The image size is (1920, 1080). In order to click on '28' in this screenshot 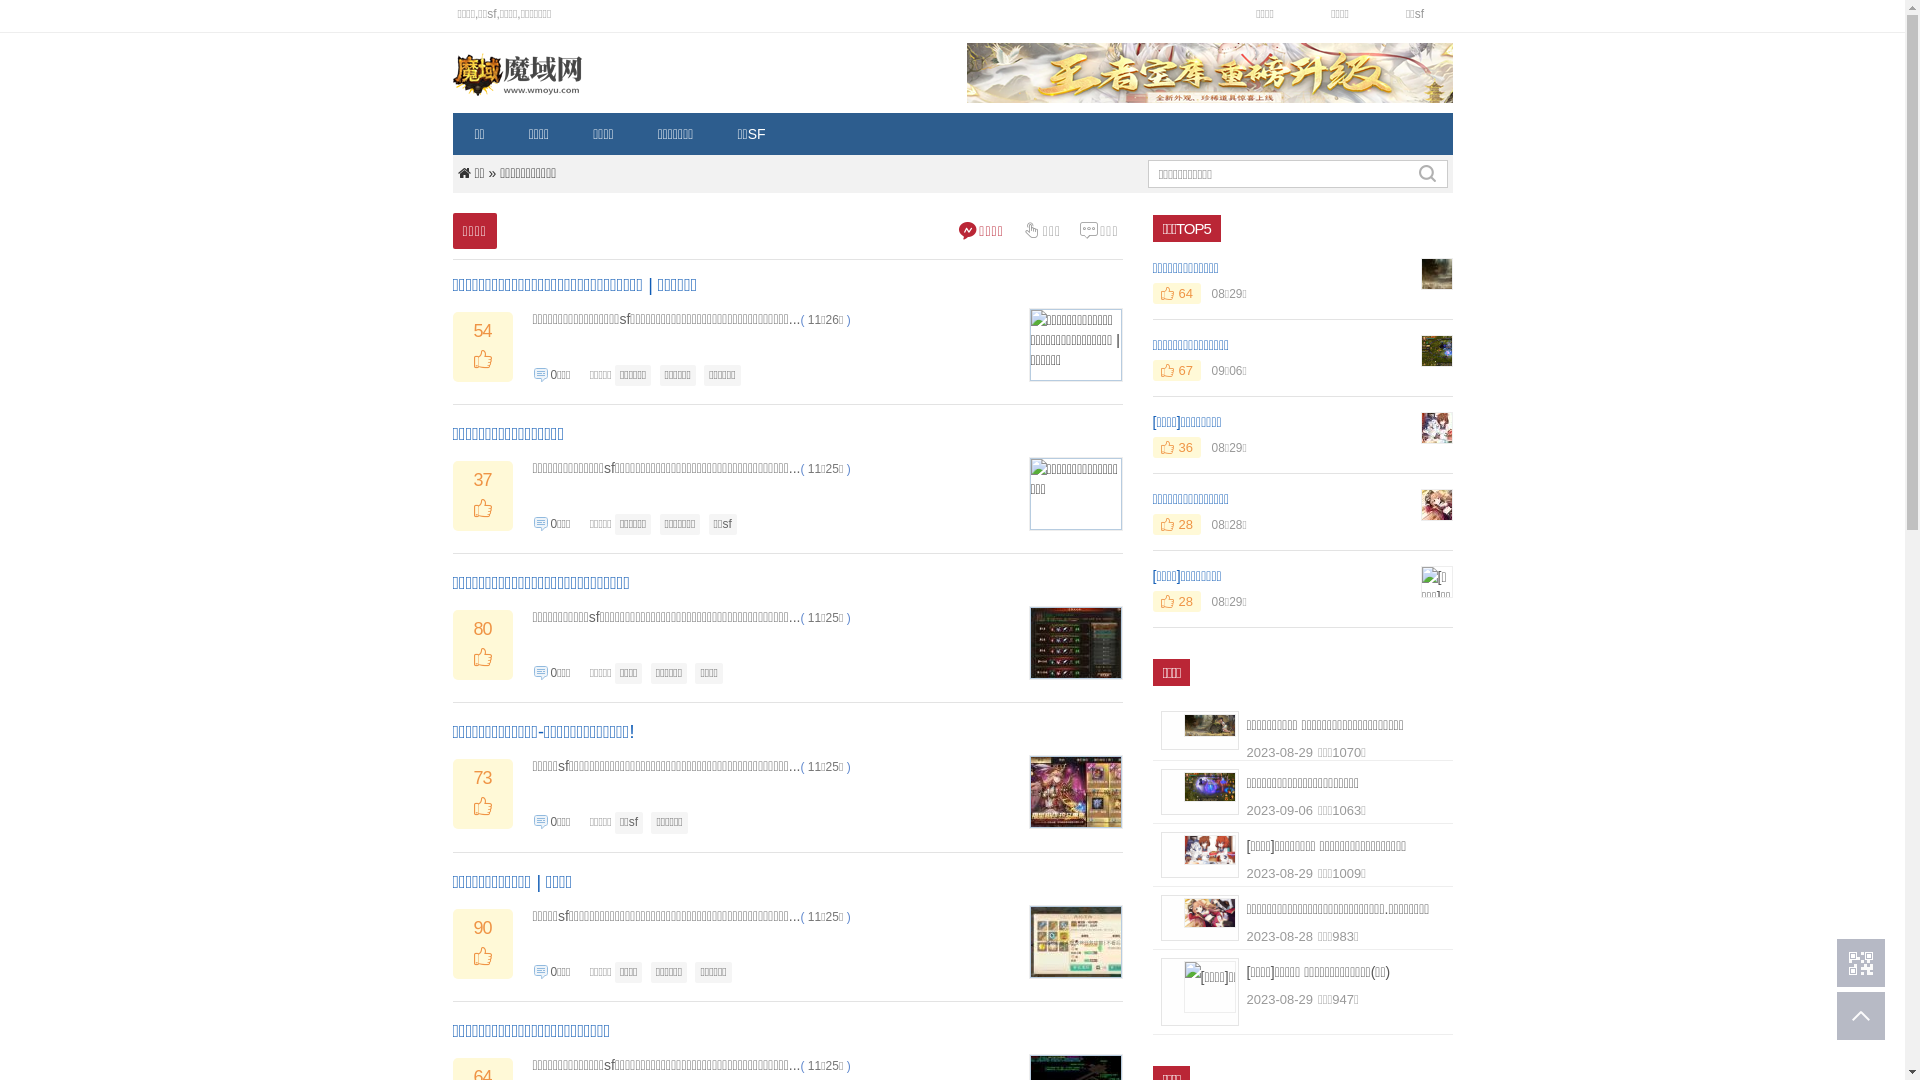, I will do `click(1152, 523)`.